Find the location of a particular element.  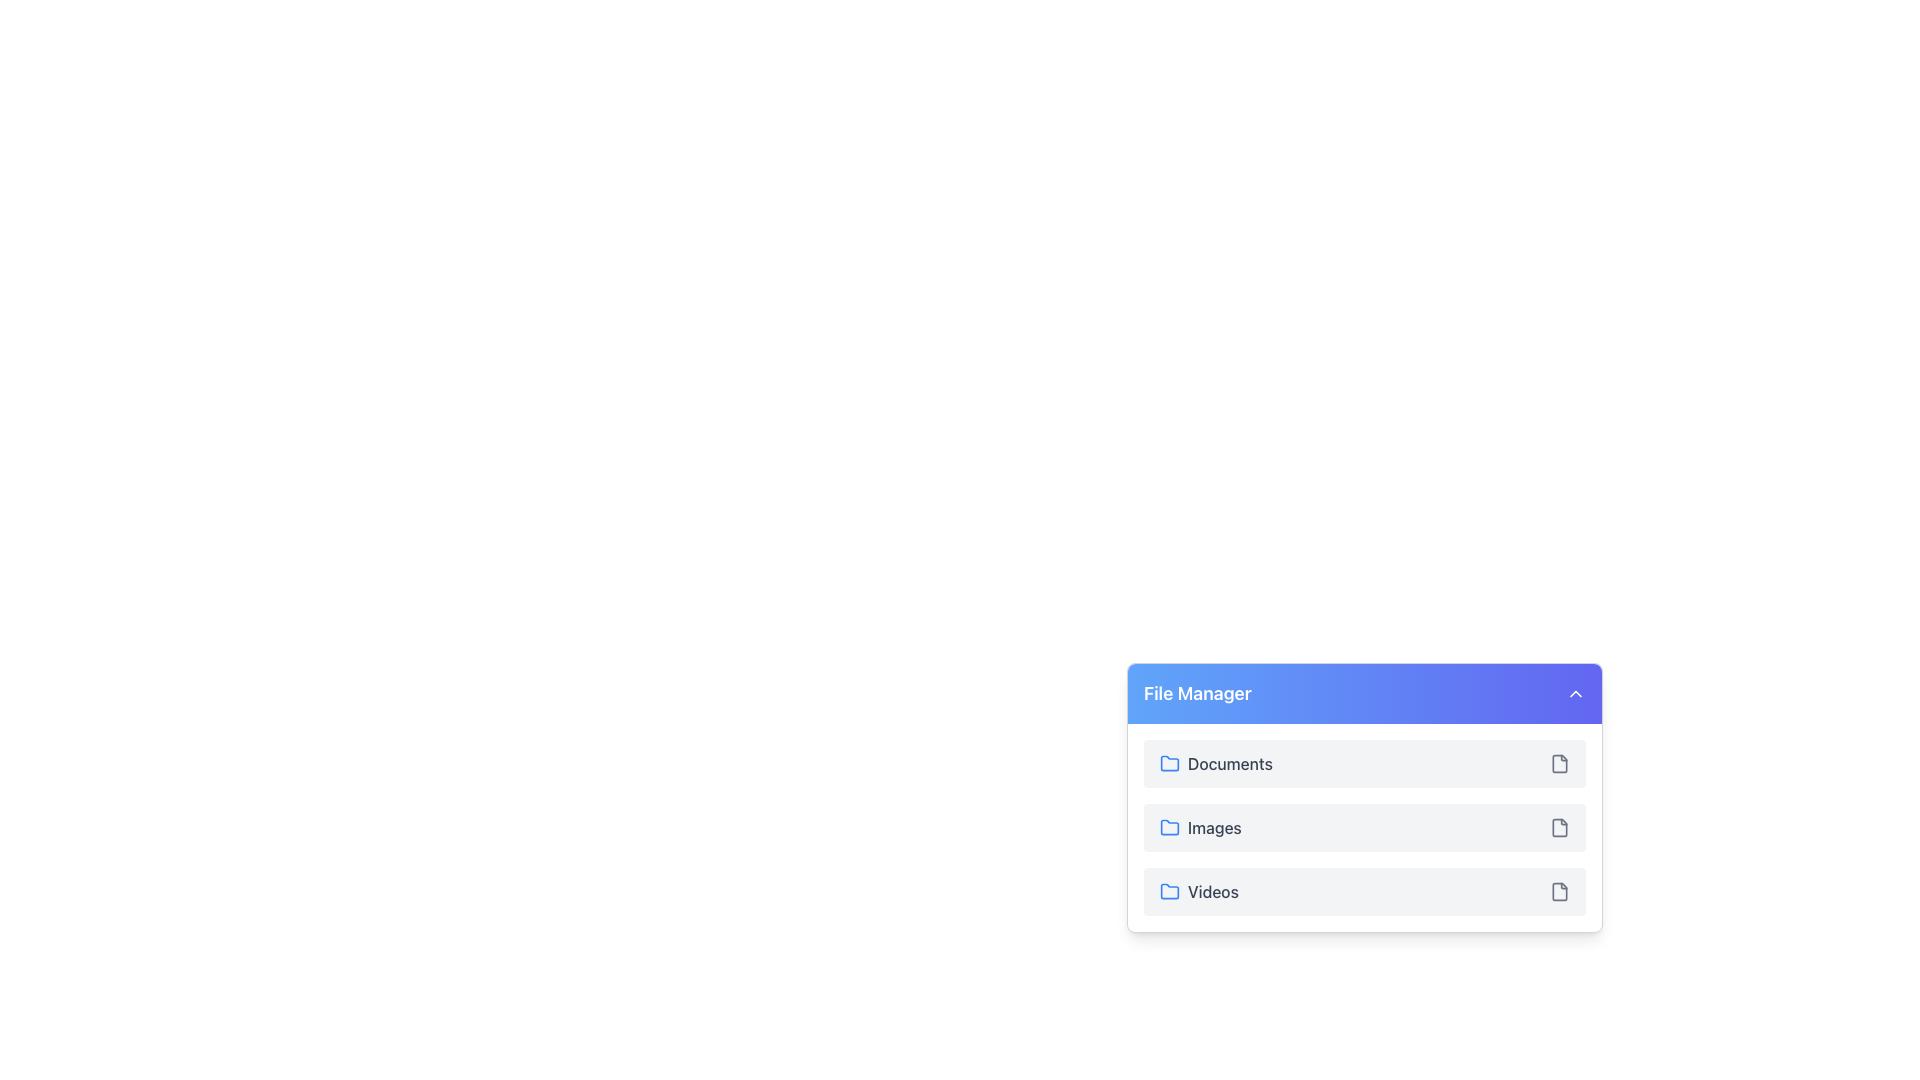

the interactive toggle icon located at the right edge of the blue header section, aligned with the text 'File Manager' is located at coordinates (1574, 693).